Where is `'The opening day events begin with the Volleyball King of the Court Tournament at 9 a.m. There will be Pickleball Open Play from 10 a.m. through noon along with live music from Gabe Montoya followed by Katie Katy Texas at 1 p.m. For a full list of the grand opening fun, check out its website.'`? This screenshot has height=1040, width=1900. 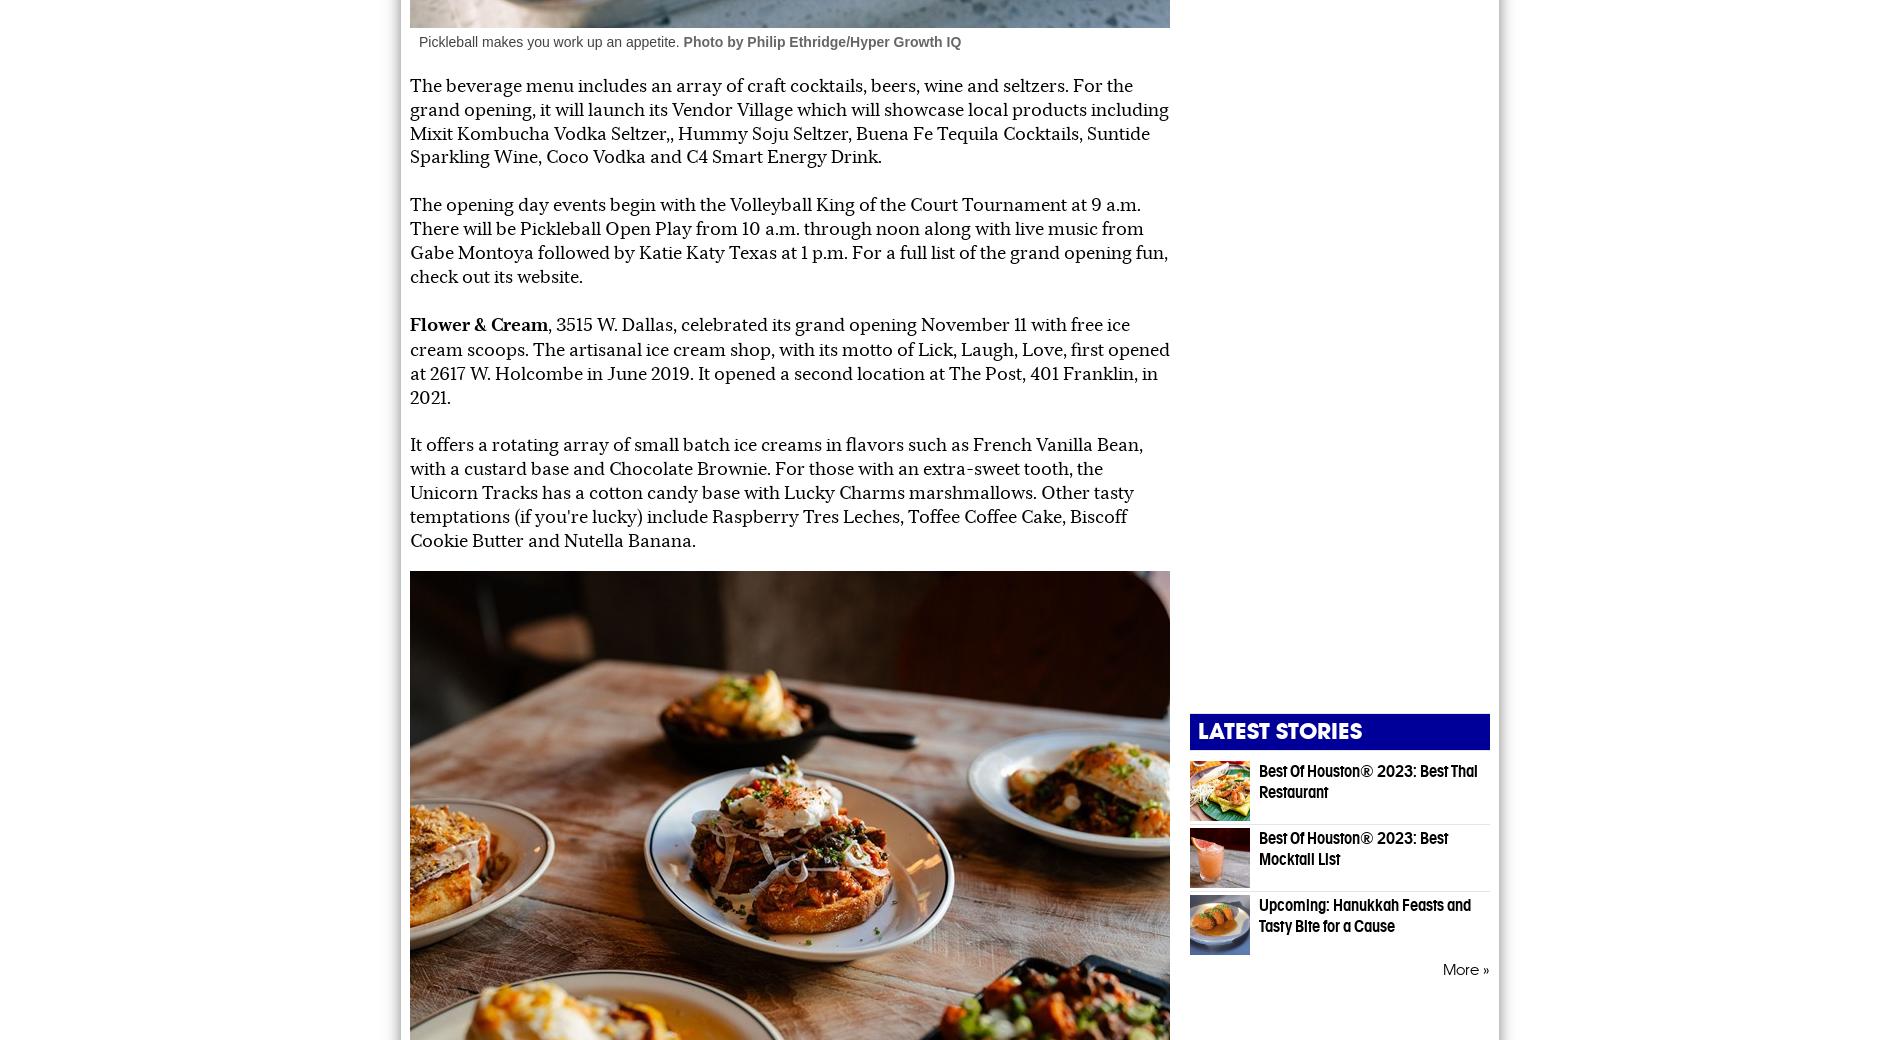
'The opening day events begin with the Volleyball King of the Court Tournament at 9 a.m. There will be Pickleball Open Play from 10 a.m. through noon along with live music from Gabe Montoya followed by Katie Katy Texas at 1 p.m. For a full list of the grand opening fun, check out its website.' is located at coordinates (788, 240).